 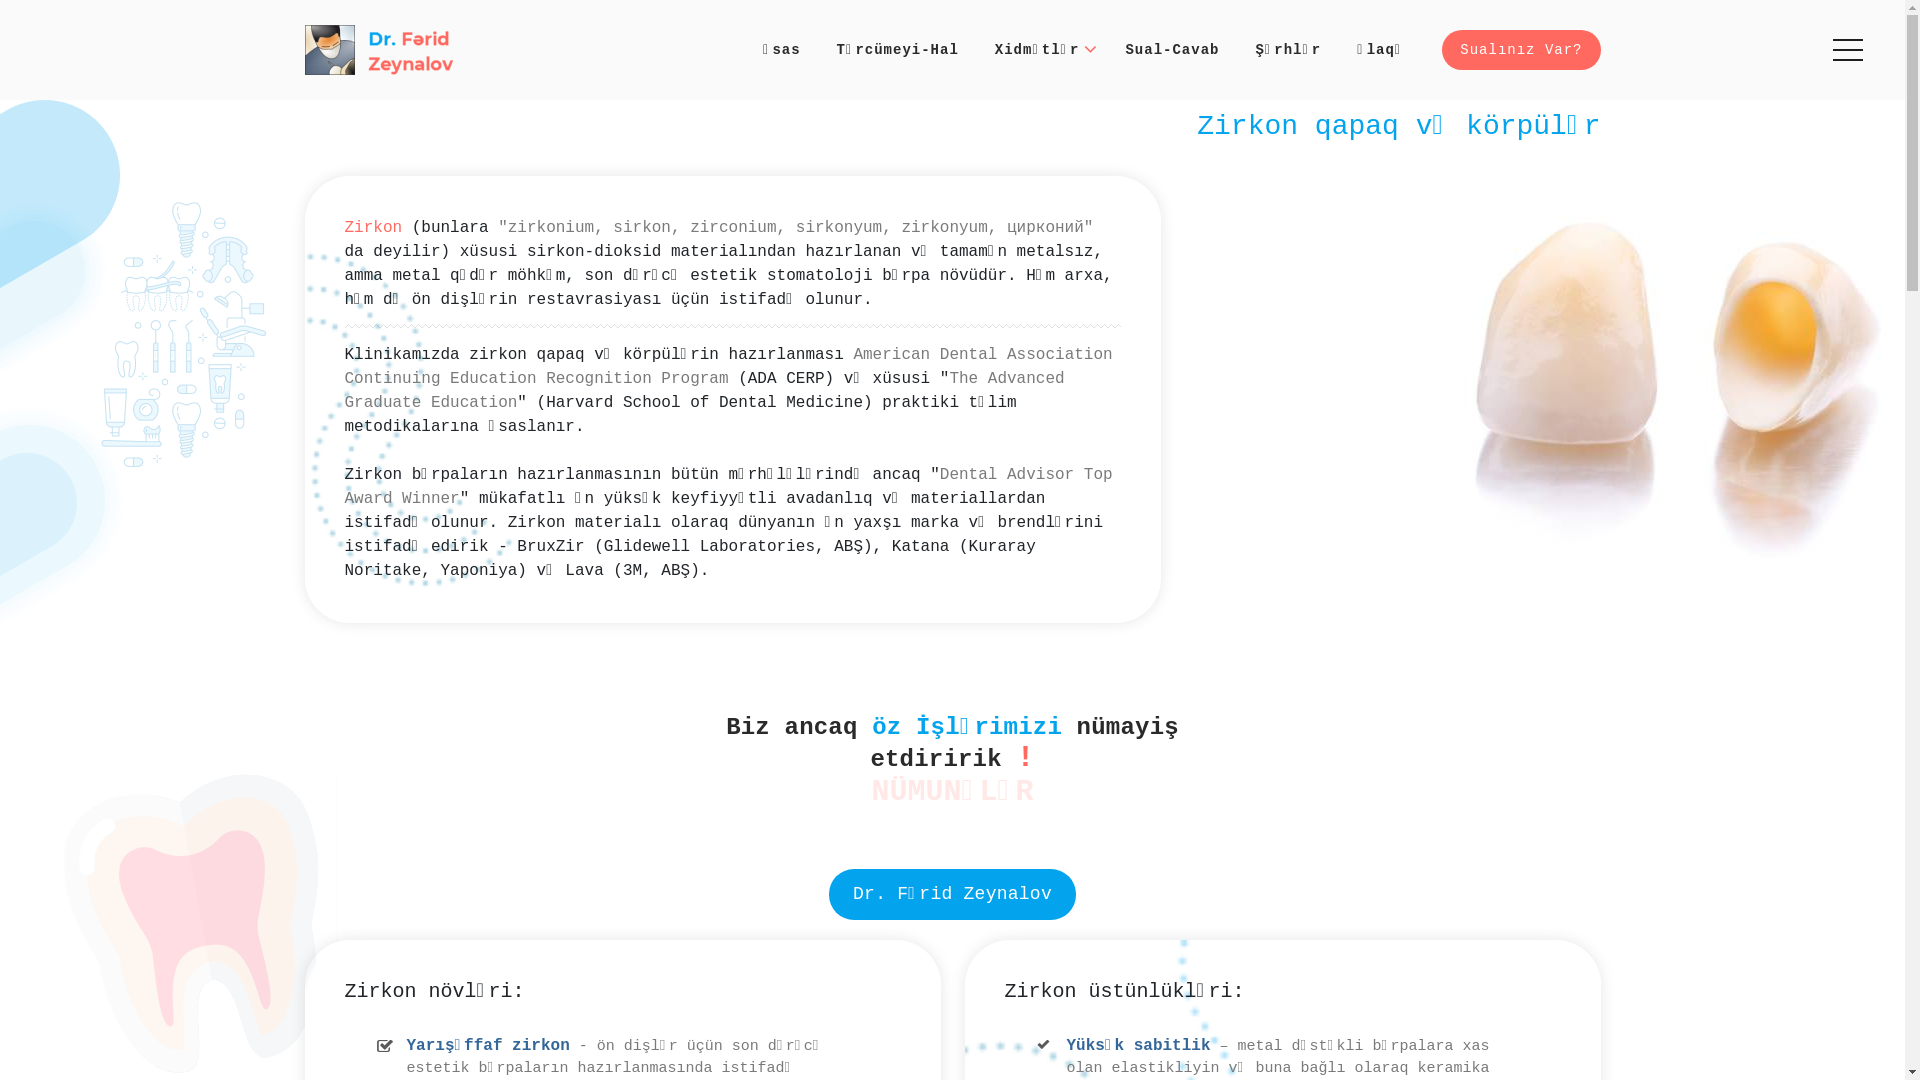 What do you see at coordinates (1847, 52) in the screenshot?
I see `'Menu'` at bounding box center [1847, 52].